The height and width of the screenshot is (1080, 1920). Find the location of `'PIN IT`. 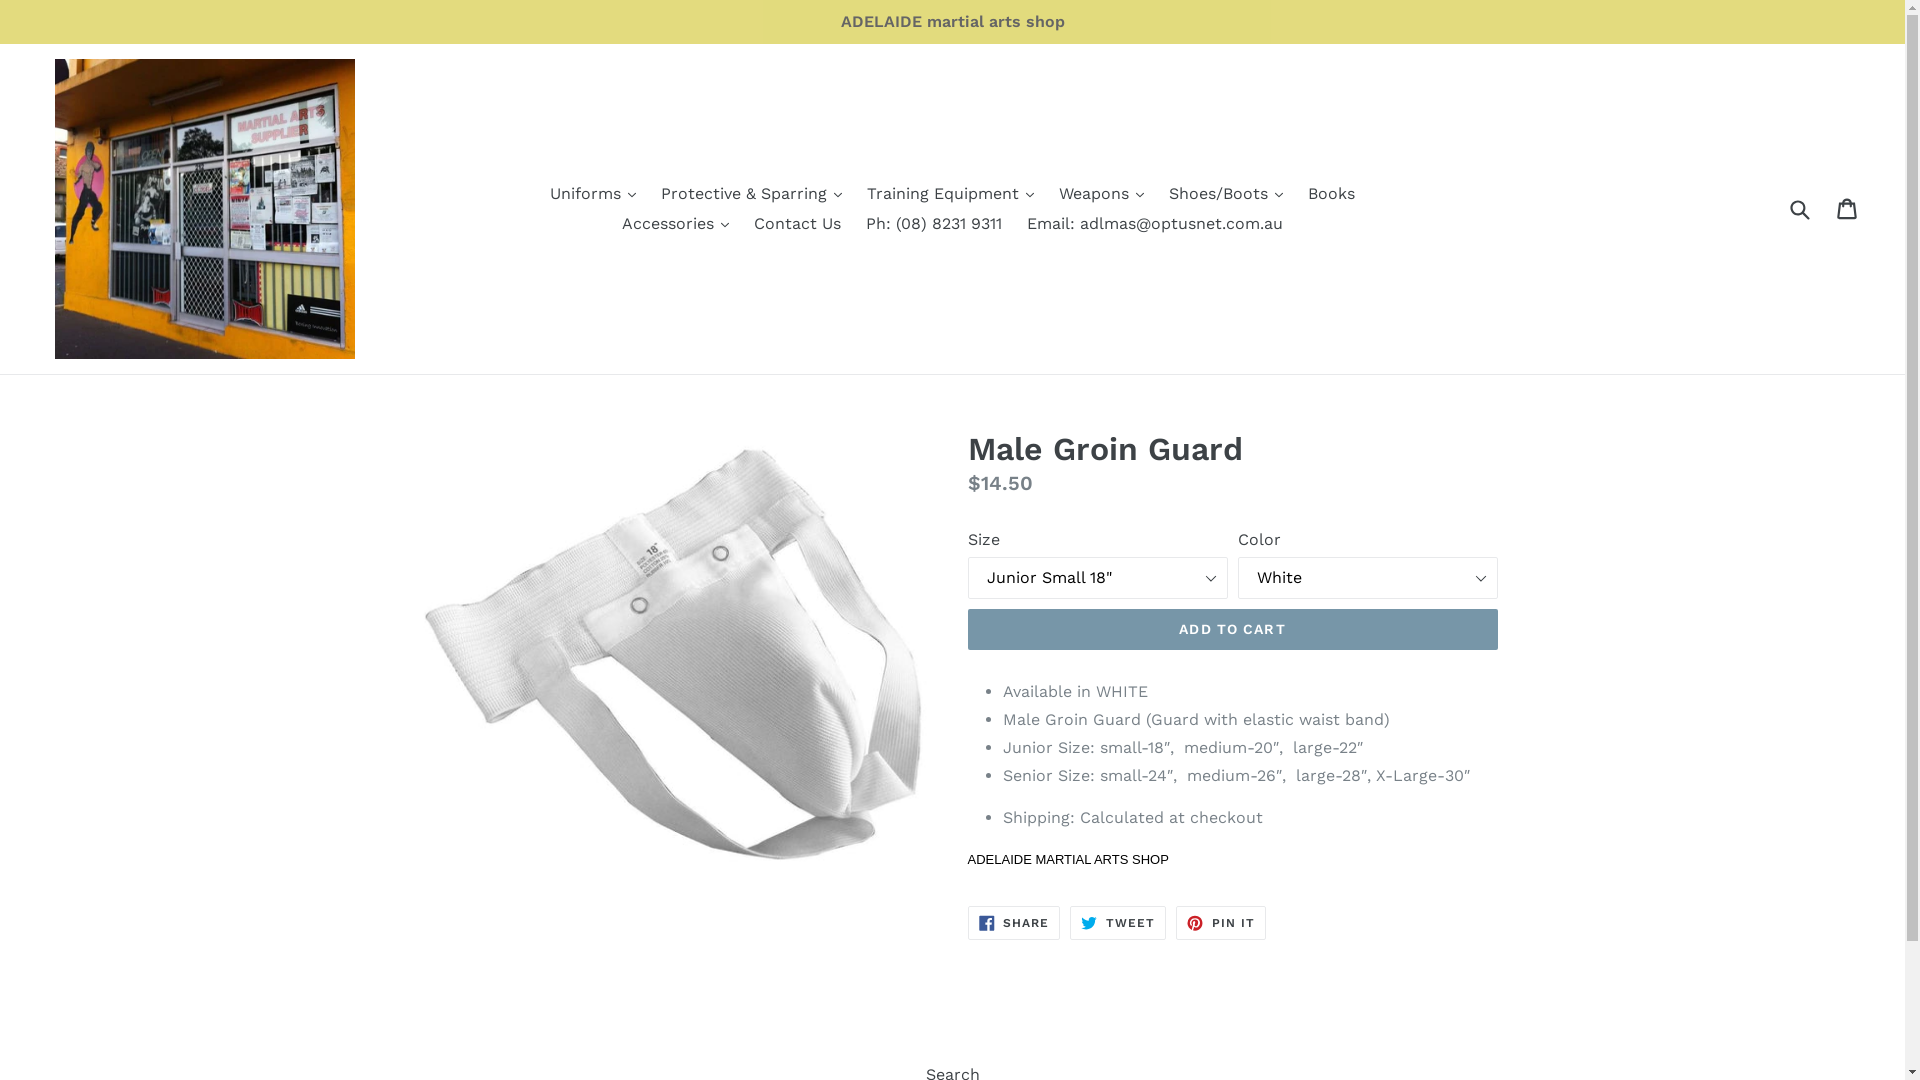

'PIN IT is located at coordinates (1176, 922).